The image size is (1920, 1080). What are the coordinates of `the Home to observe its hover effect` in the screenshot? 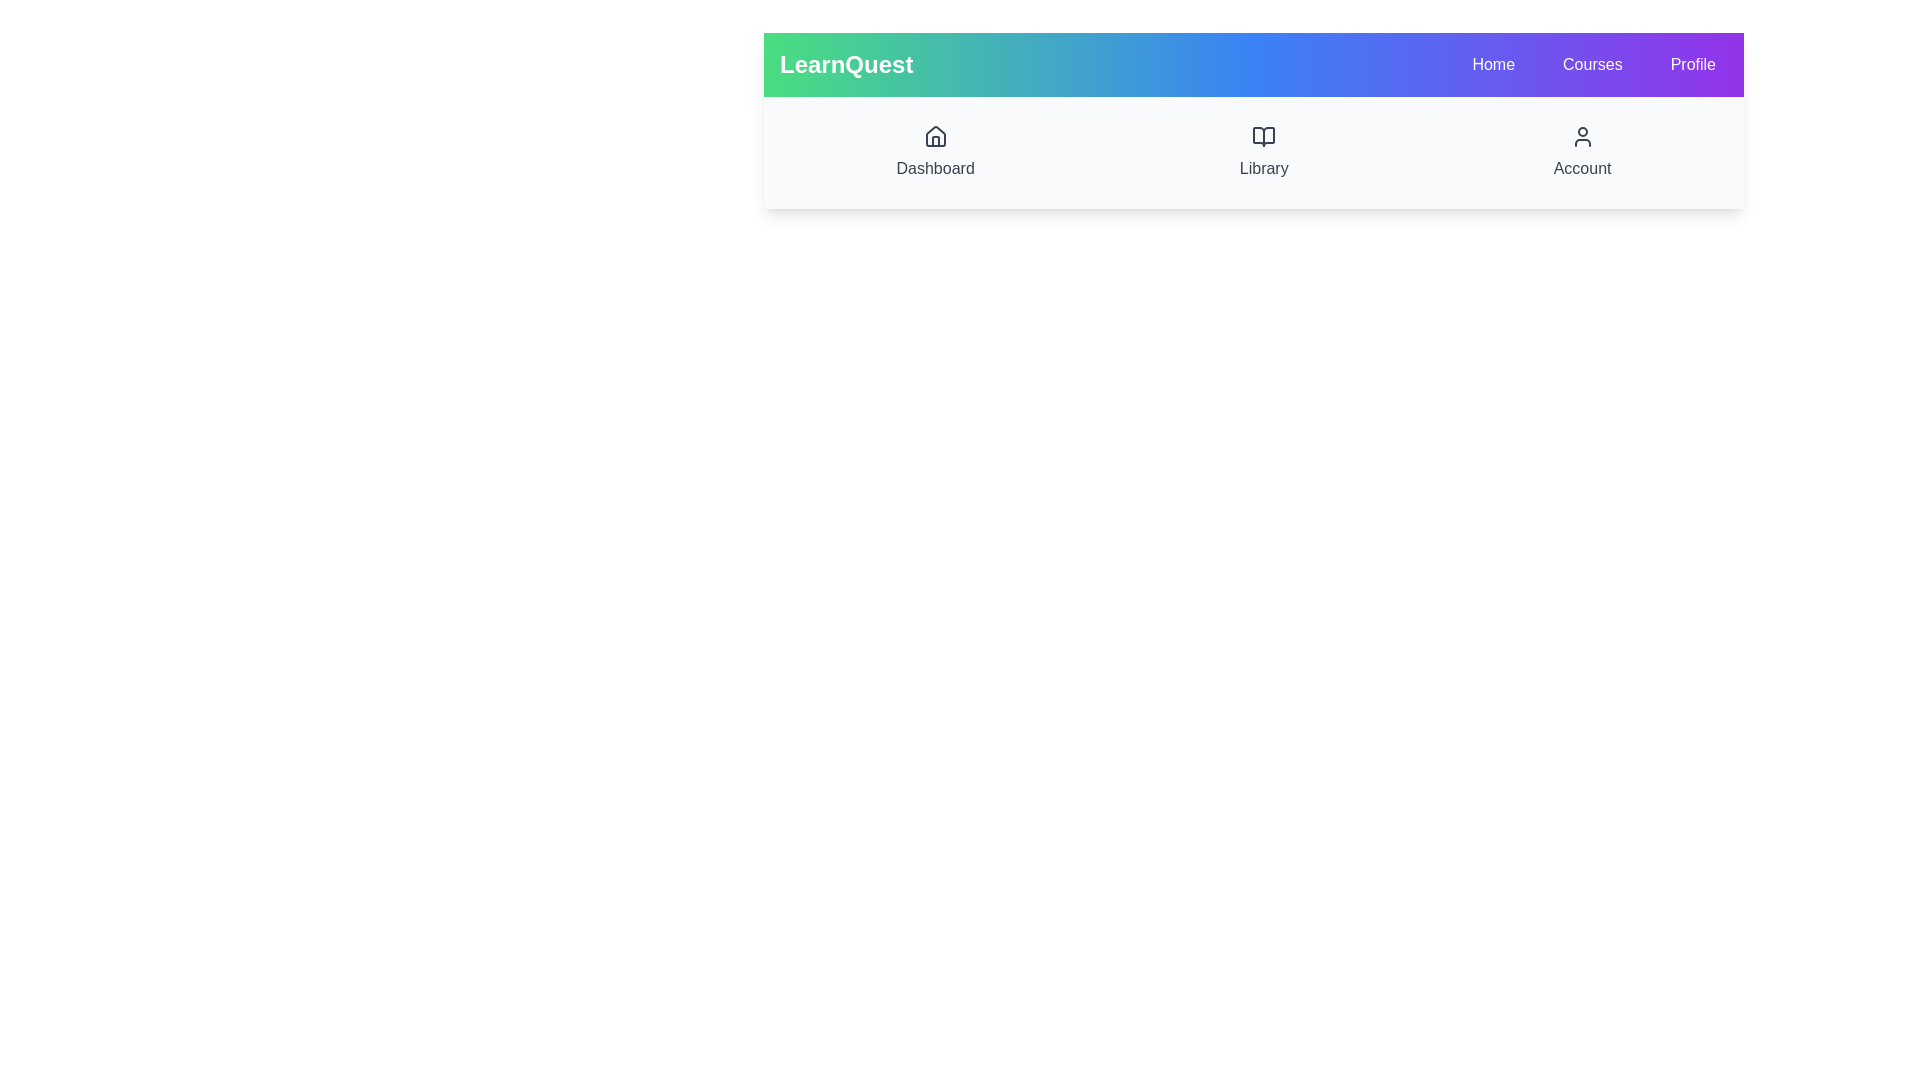 It's located at (1492, 64).